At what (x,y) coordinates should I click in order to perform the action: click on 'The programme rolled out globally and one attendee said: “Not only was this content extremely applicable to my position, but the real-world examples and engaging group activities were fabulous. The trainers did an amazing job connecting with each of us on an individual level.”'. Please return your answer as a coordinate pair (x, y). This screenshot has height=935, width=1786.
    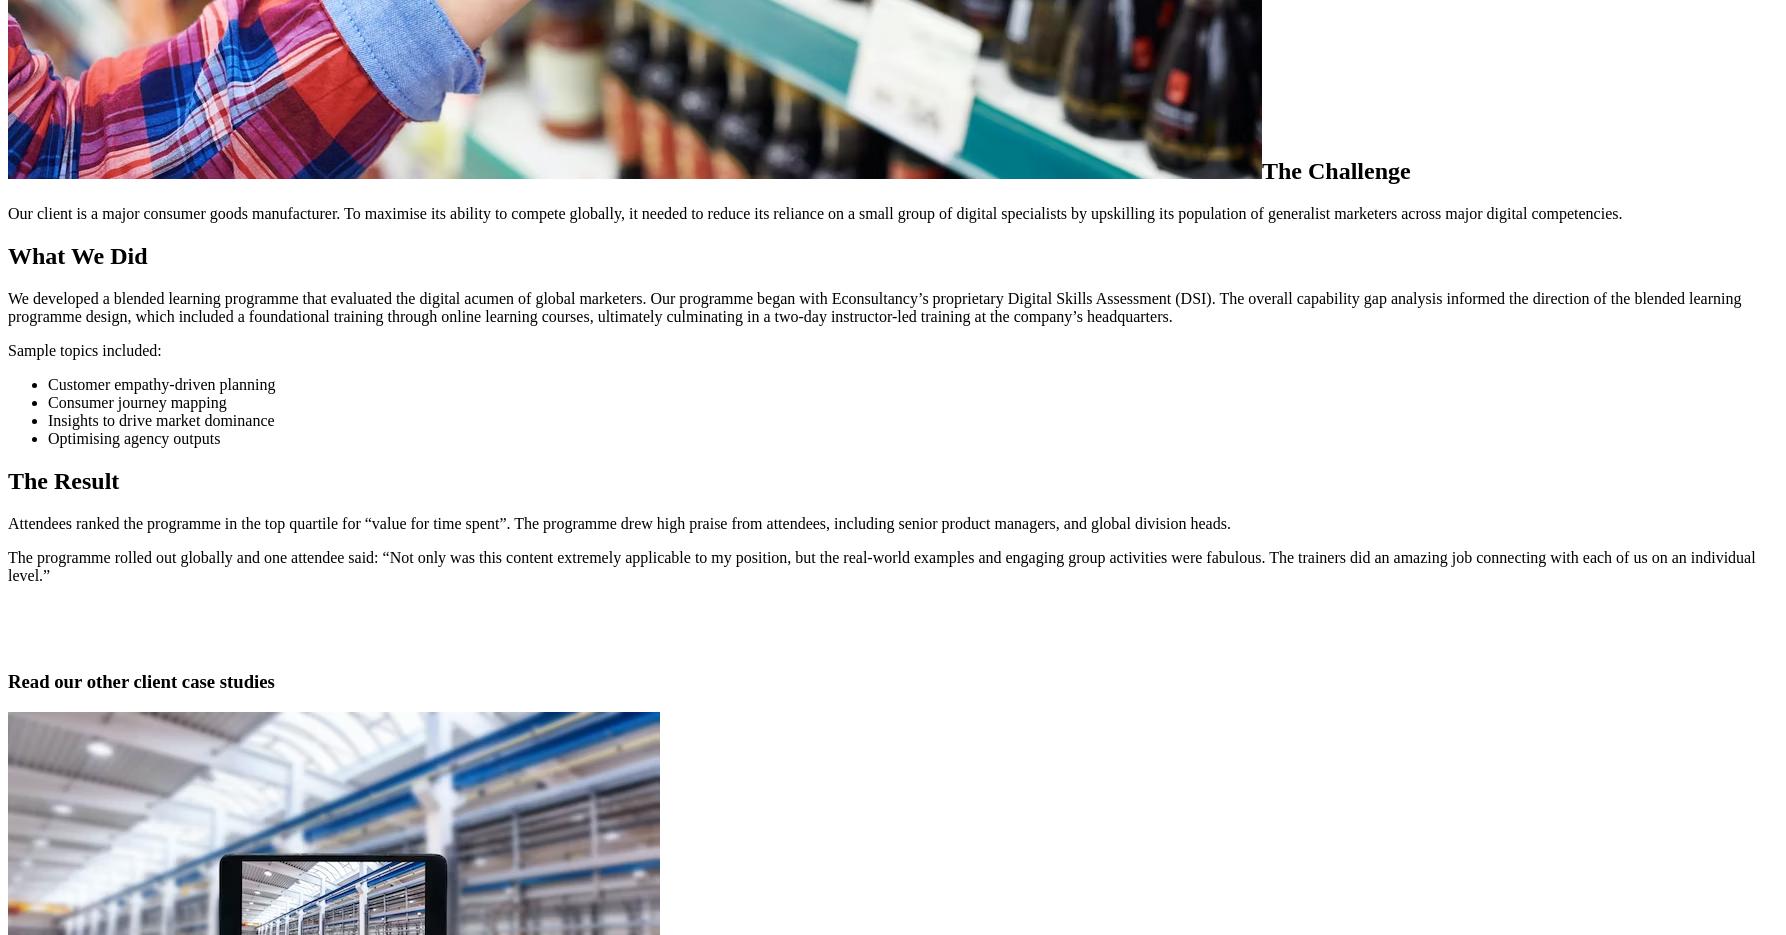
    Looking at the image, I should click on (880, 565).